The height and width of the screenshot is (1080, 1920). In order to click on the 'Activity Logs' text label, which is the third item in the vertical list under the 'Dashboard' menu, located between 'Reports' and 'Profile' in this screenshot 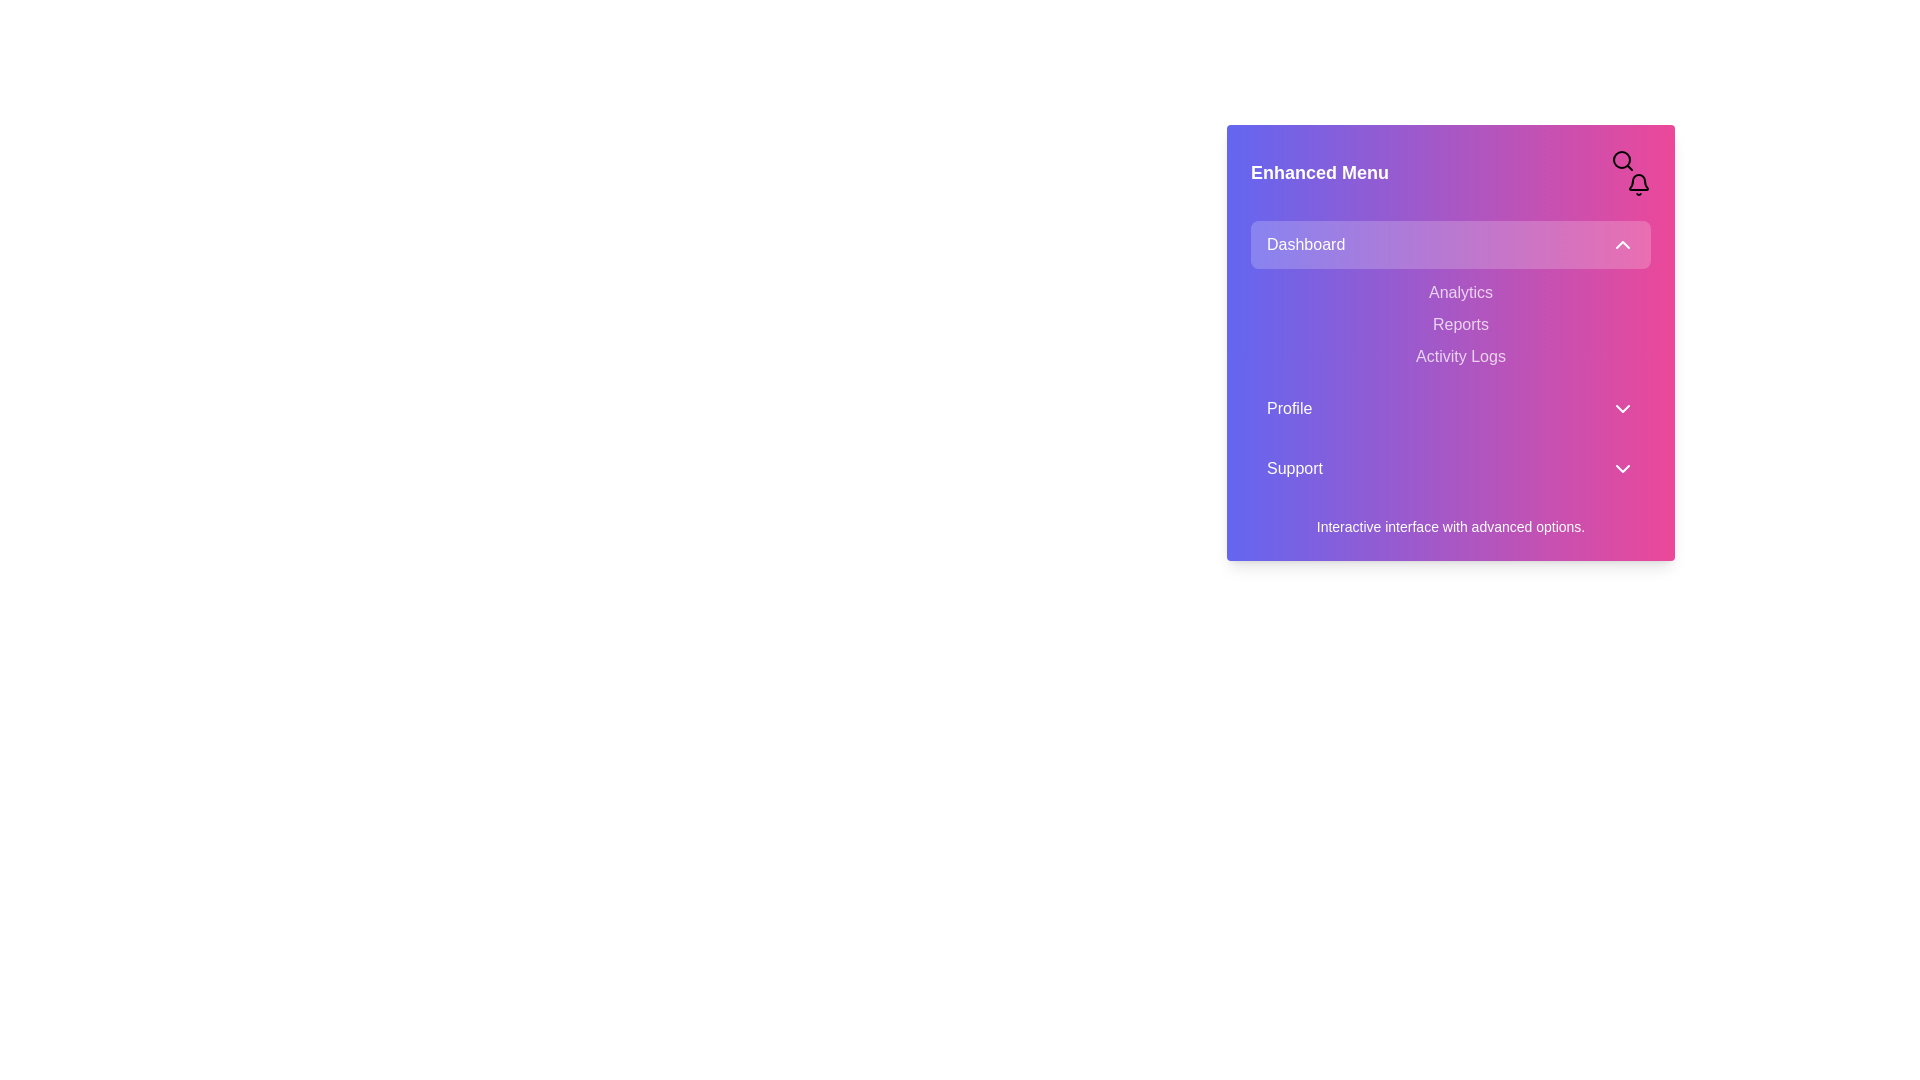, I will do `click(1460, 356)`.